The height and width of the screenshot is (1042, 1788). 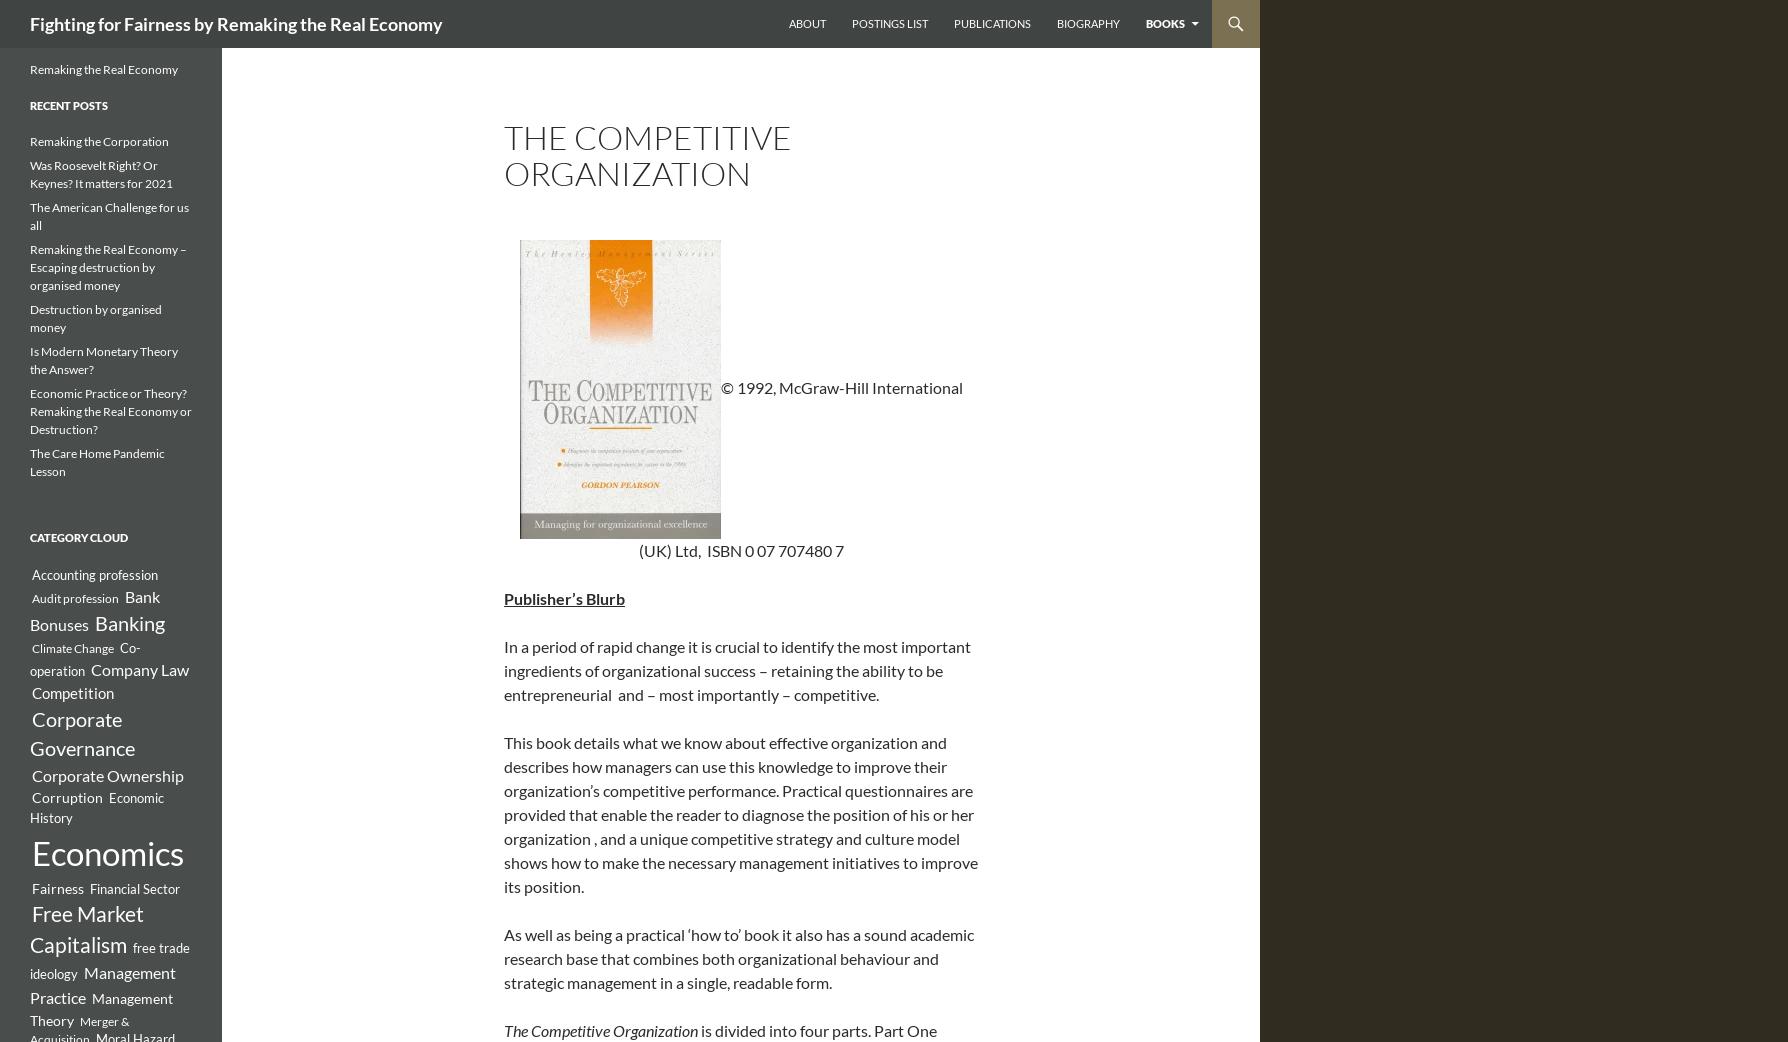 What do you see at coordinates (737, 958) in the screenshot?
I see `'As well as being a practical ‘how to’ book it also has a sound academic research base that combines both organizational behaviour and strategic management in a single, readable form.'` at bounding box center [737, 958].